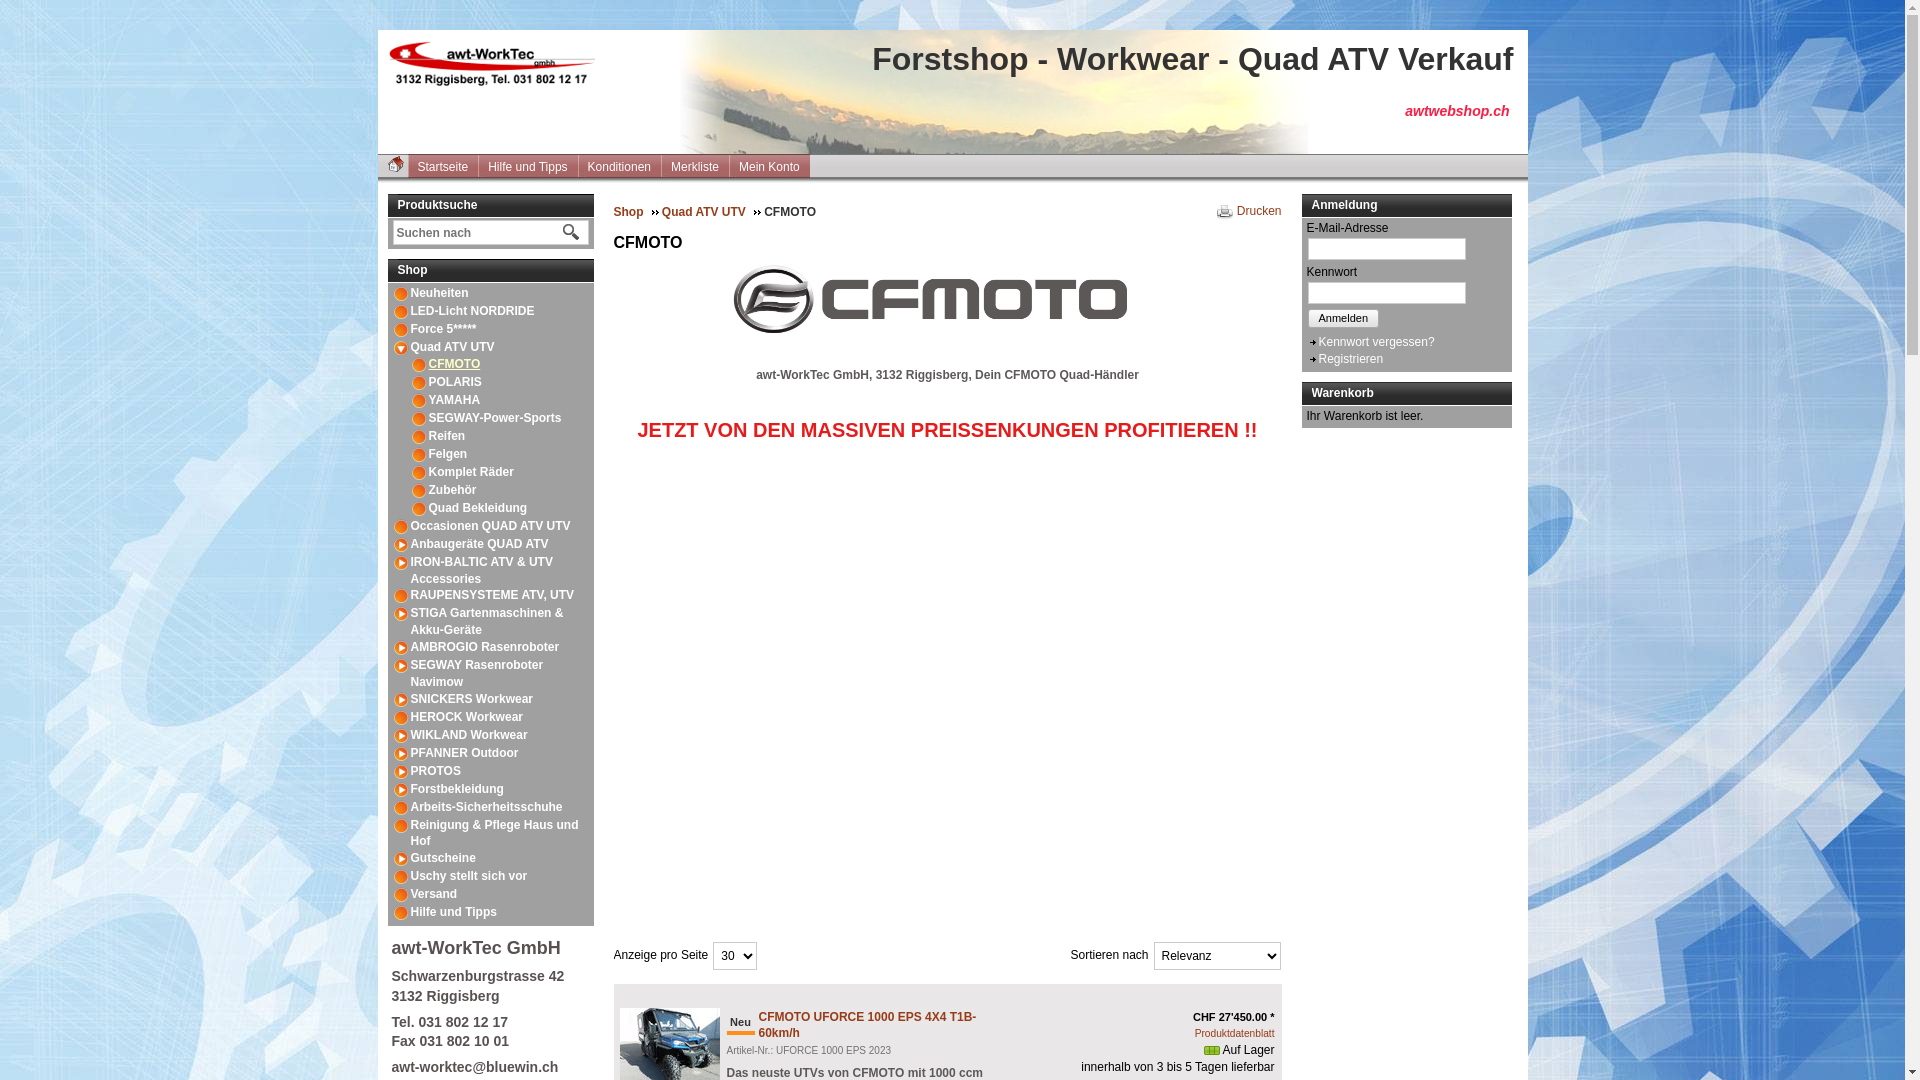 Image resolution: width=1920 pixels, height=1080 pixels. Describe the element at coordinates (470, 697) in the screenshot. I see `'SNICKERS Workwear'` at that location.